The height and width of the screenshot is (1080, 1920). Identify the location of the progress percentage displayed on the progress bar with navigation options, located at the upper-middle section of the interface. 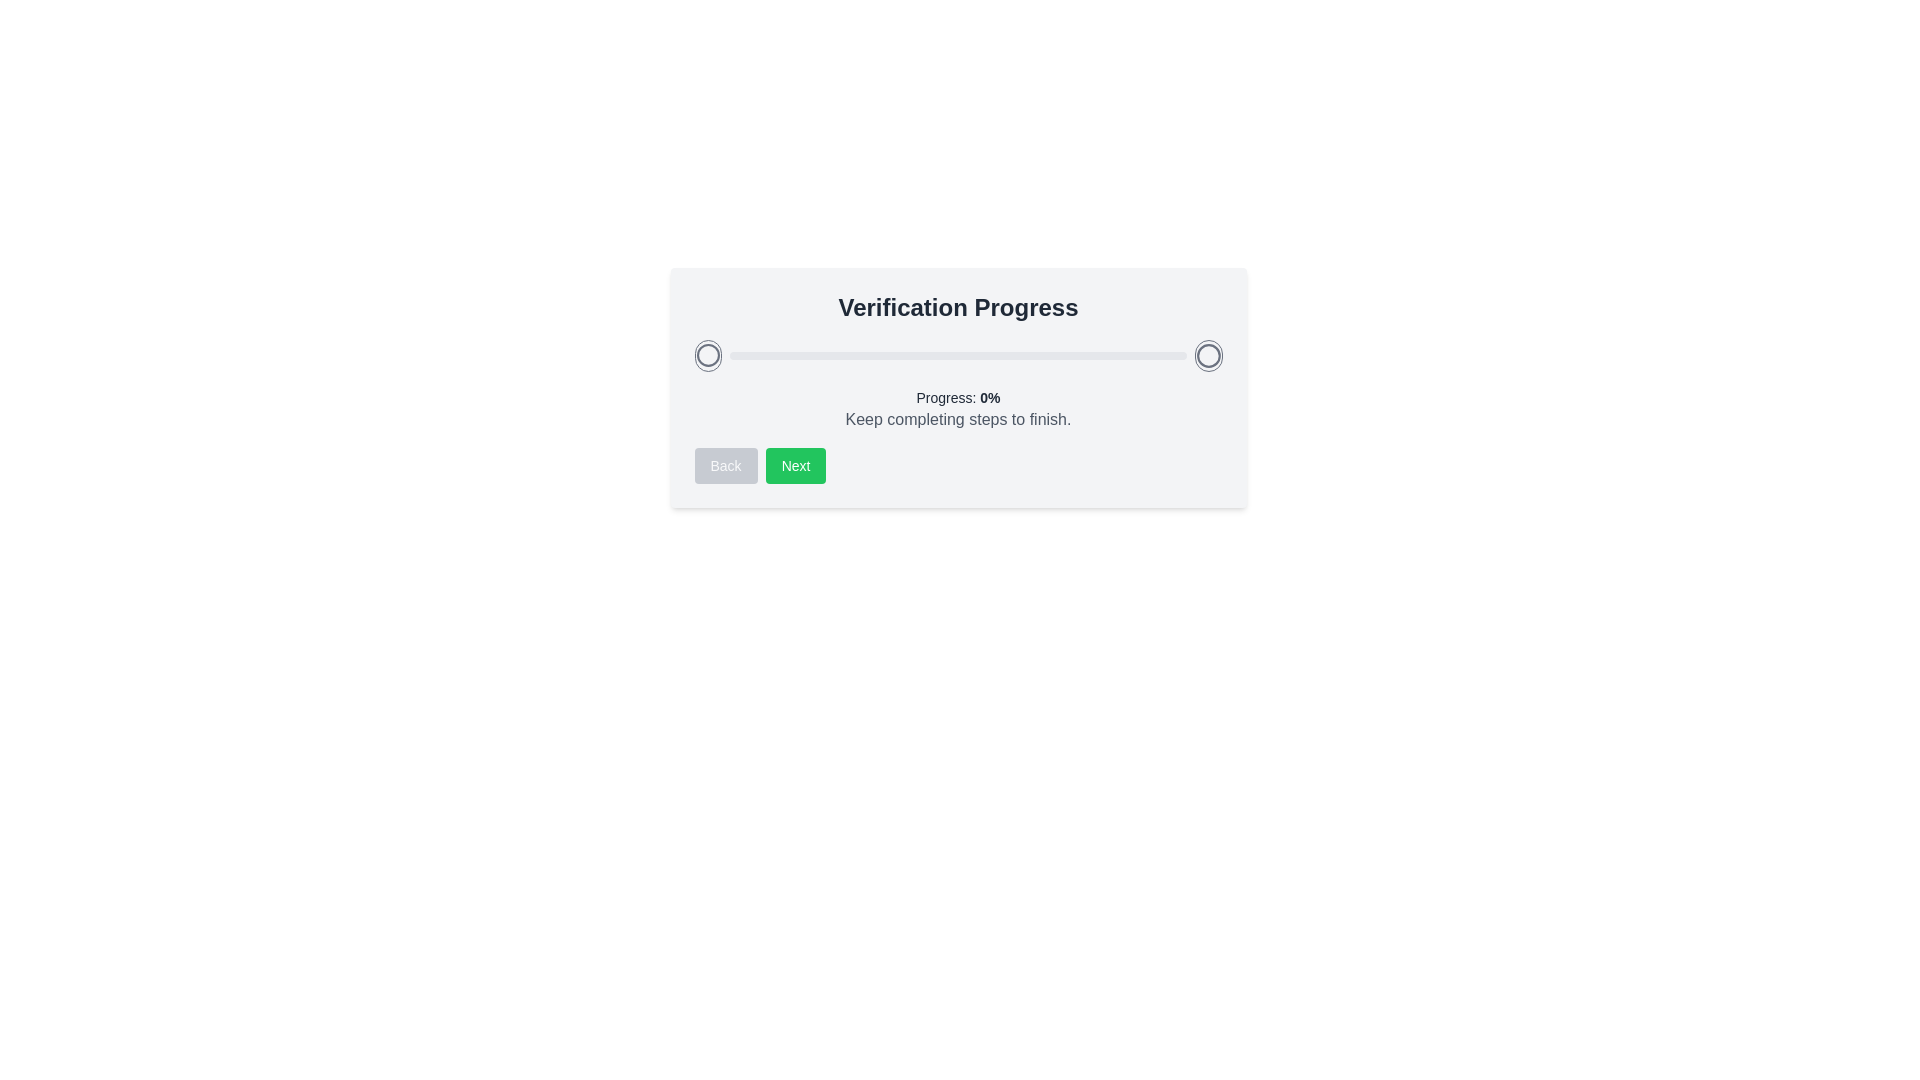
(957, 388).